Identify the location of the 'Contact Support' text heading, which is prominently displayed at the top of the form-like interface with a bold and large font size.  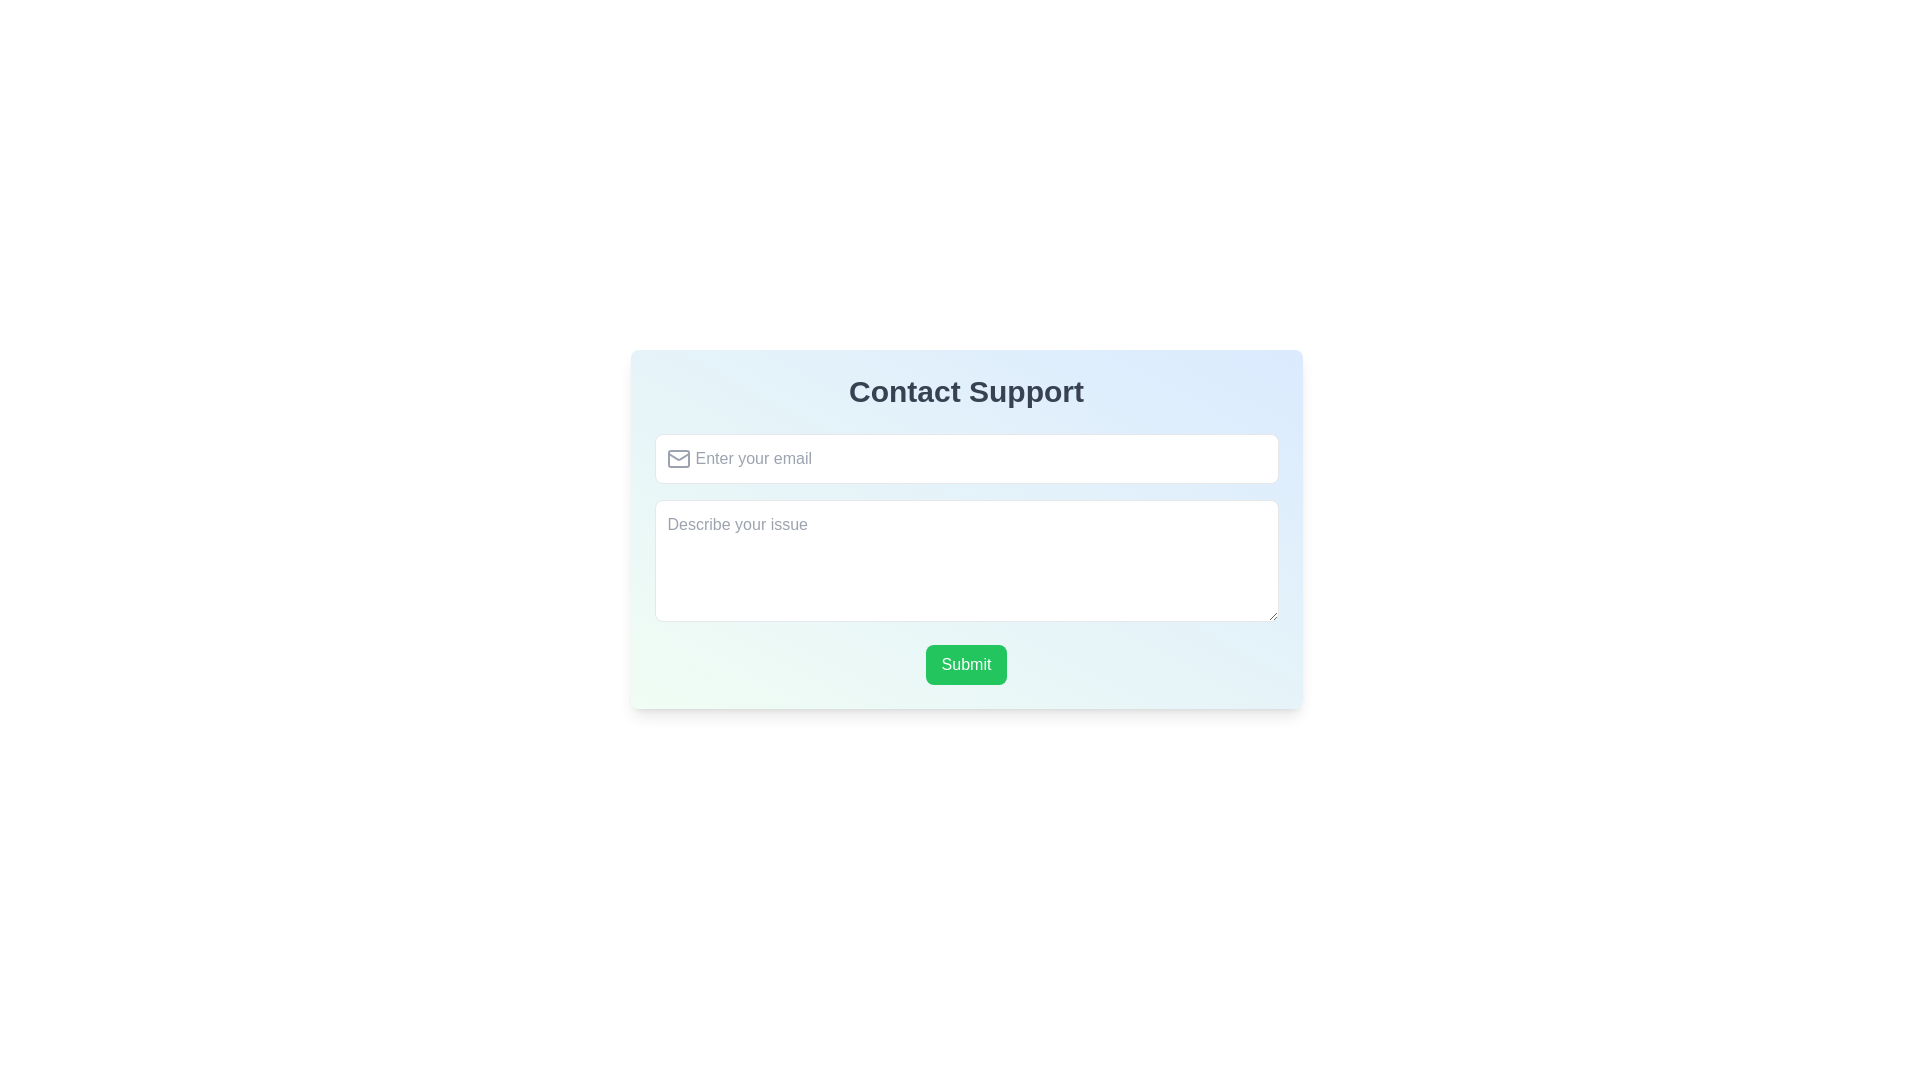
(966, 392).